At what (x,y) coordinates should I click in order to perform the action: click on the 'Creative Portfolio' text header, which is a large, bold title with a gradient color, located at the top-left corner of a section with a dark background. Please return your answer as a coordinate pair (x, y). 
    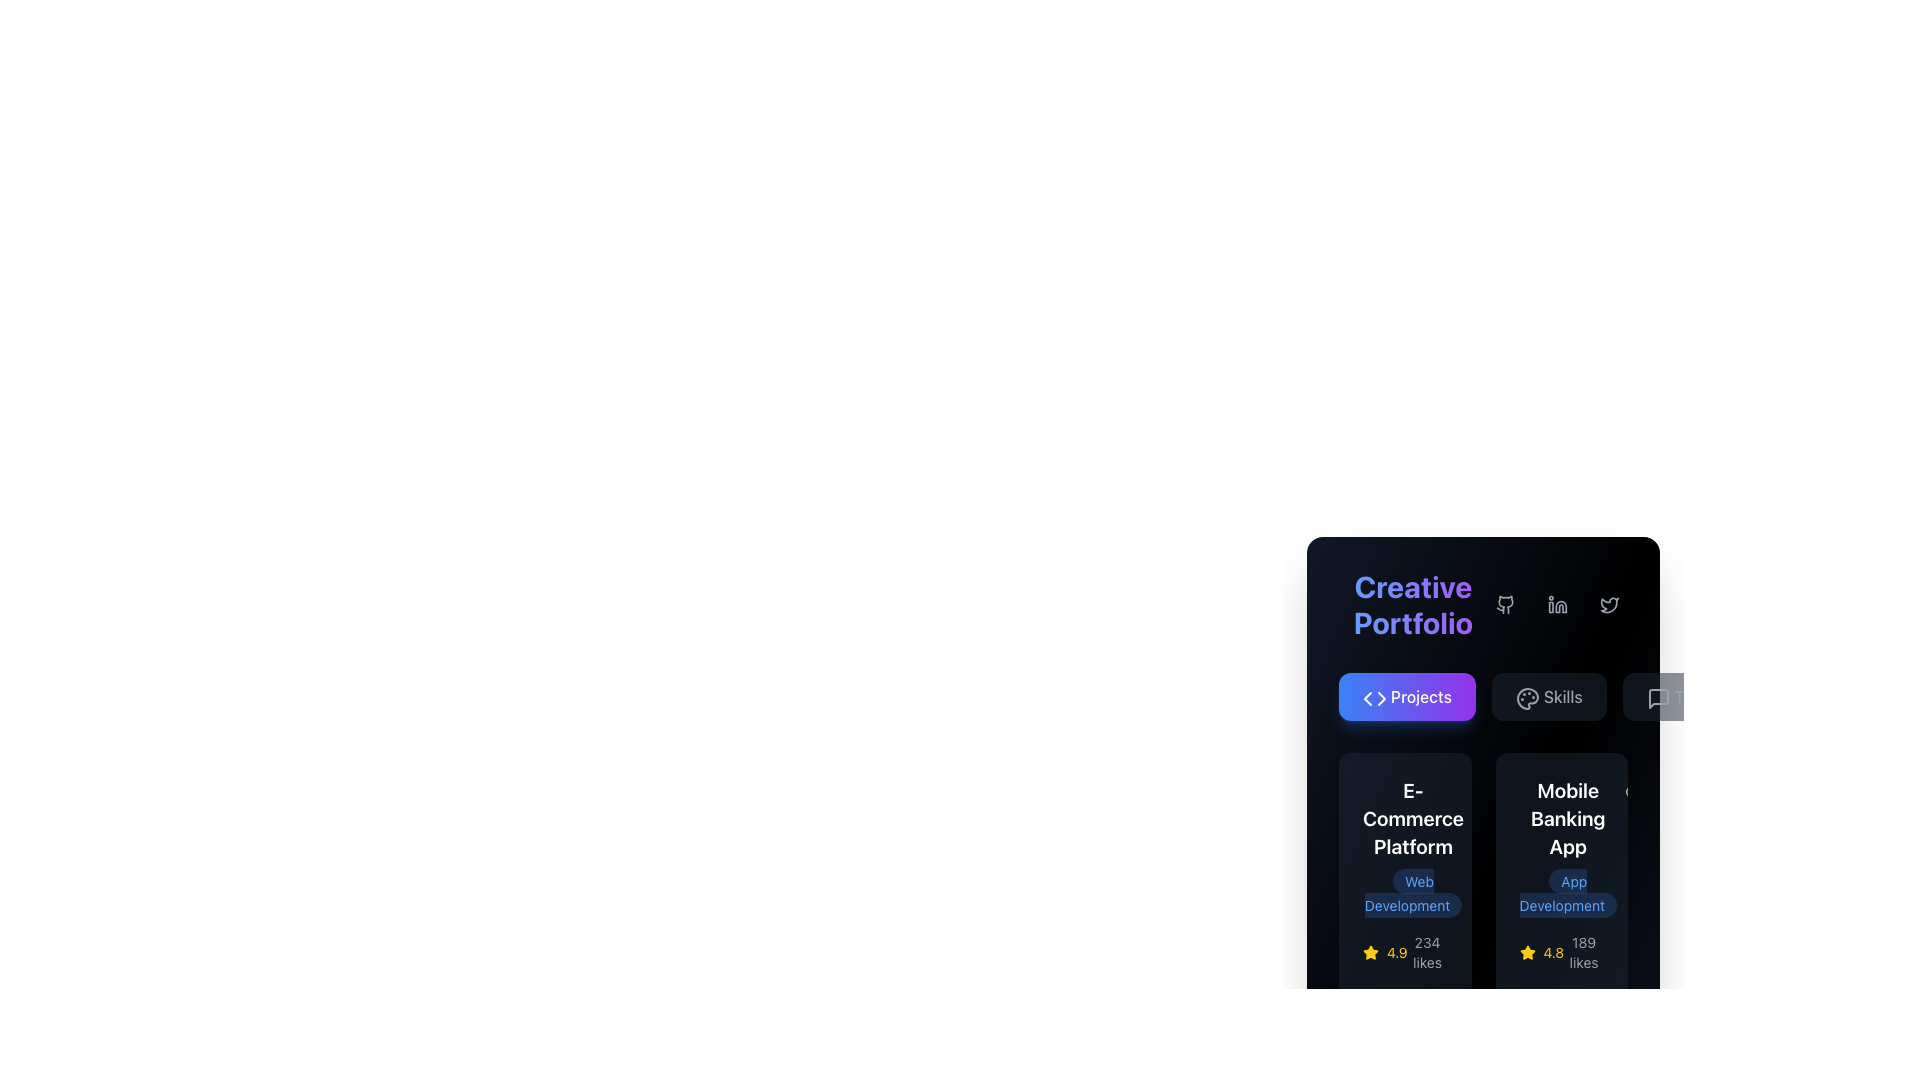
    Looking at the image, I should click on (1412, 604).